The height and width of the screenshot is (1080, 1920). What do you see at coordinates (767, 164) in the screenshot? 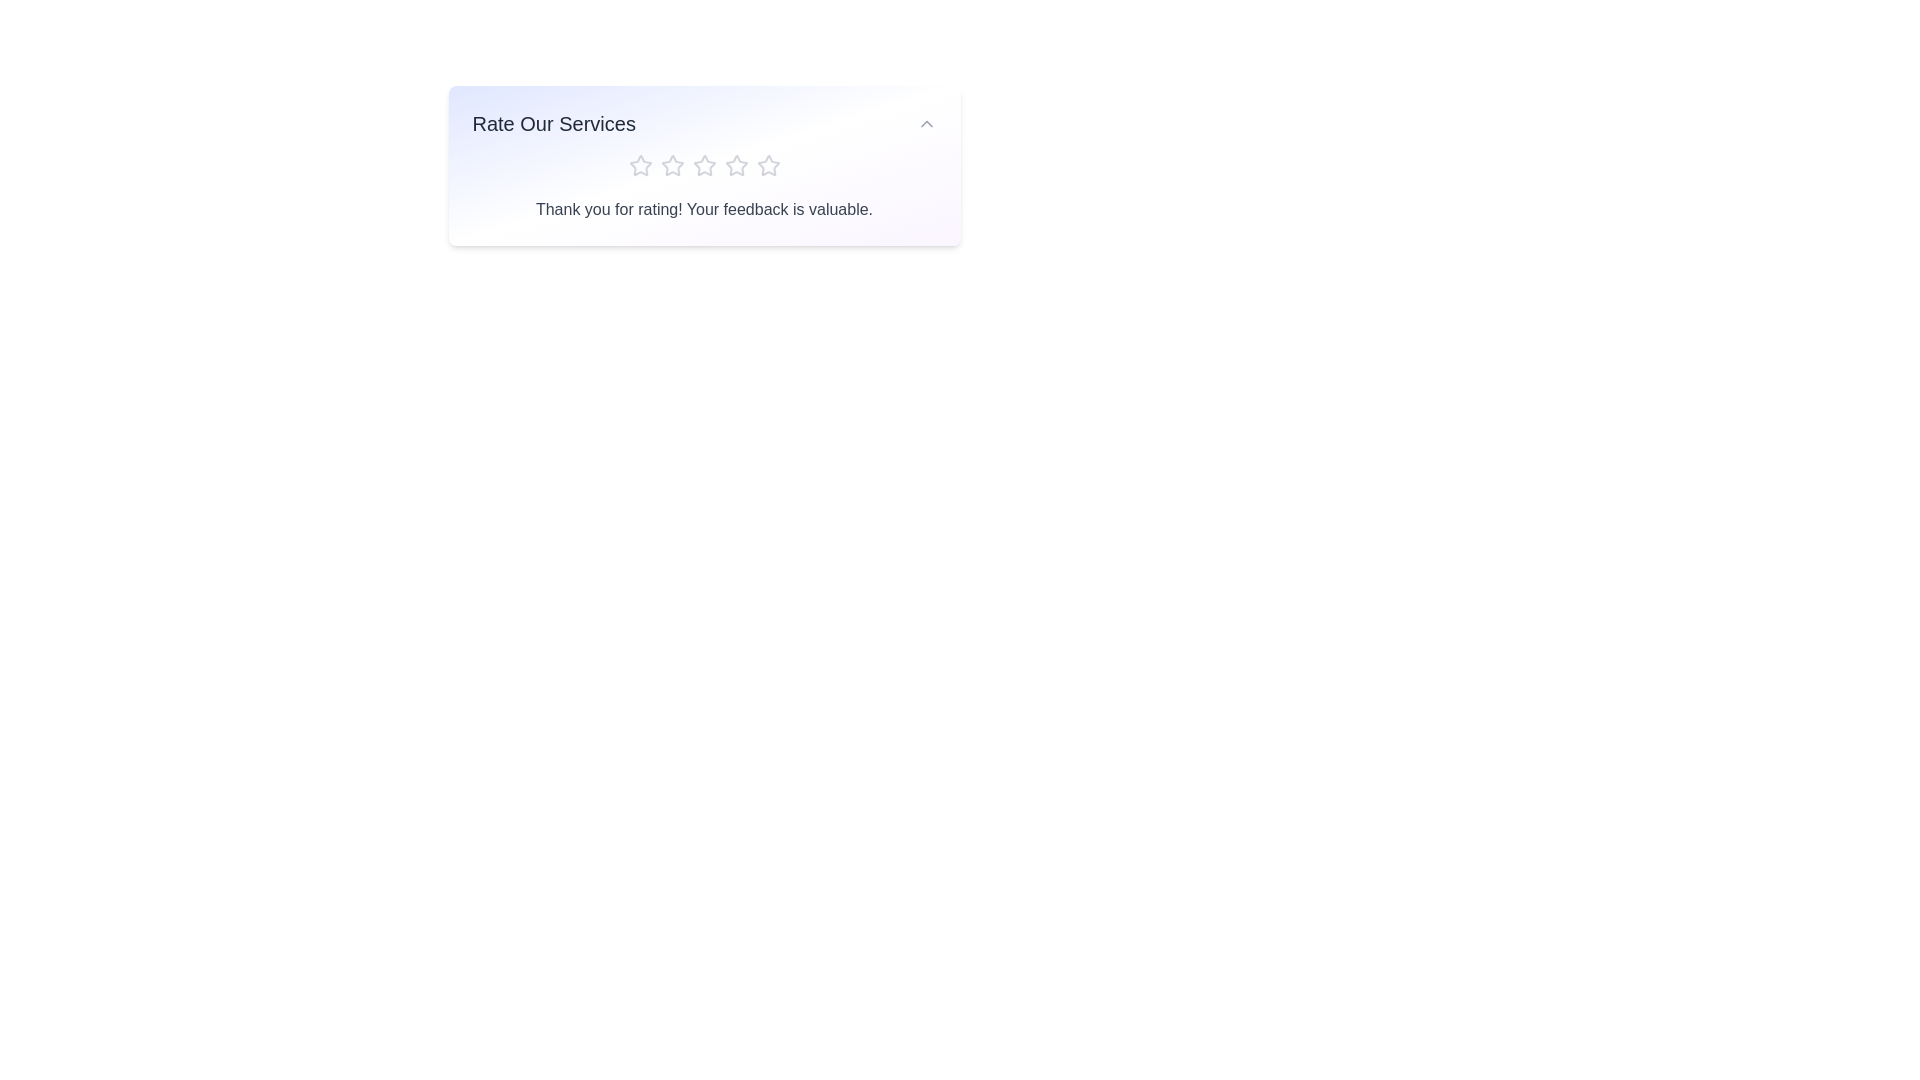
I see `the star corresponding to the desired rating 5` at bounding box center [767, 164].